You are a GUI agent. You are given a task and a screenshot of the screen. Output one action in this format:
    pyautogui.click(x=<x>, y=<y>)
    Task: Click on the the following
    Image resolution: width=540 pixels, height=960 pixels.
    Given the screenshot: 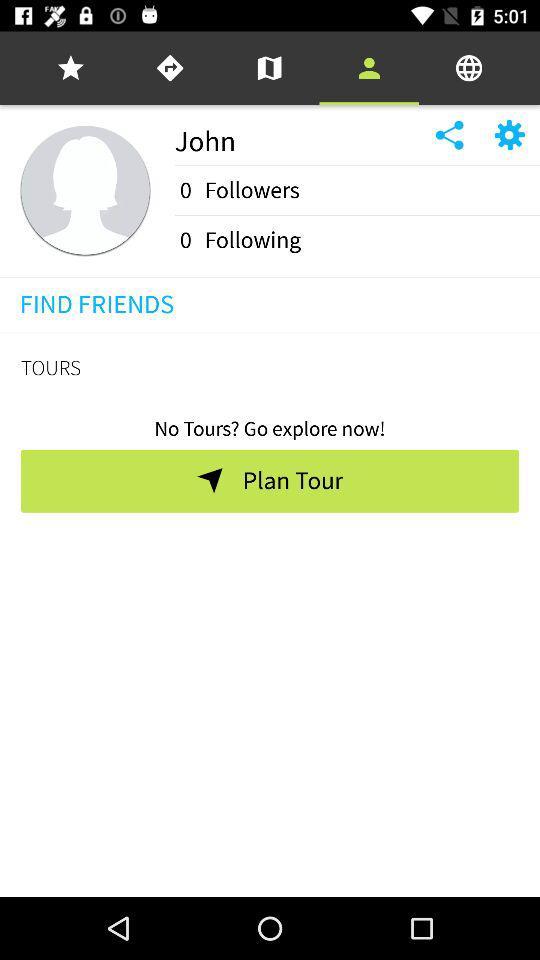 What is the action you would take?
    pyautogui.click(x=252, y=240)
    